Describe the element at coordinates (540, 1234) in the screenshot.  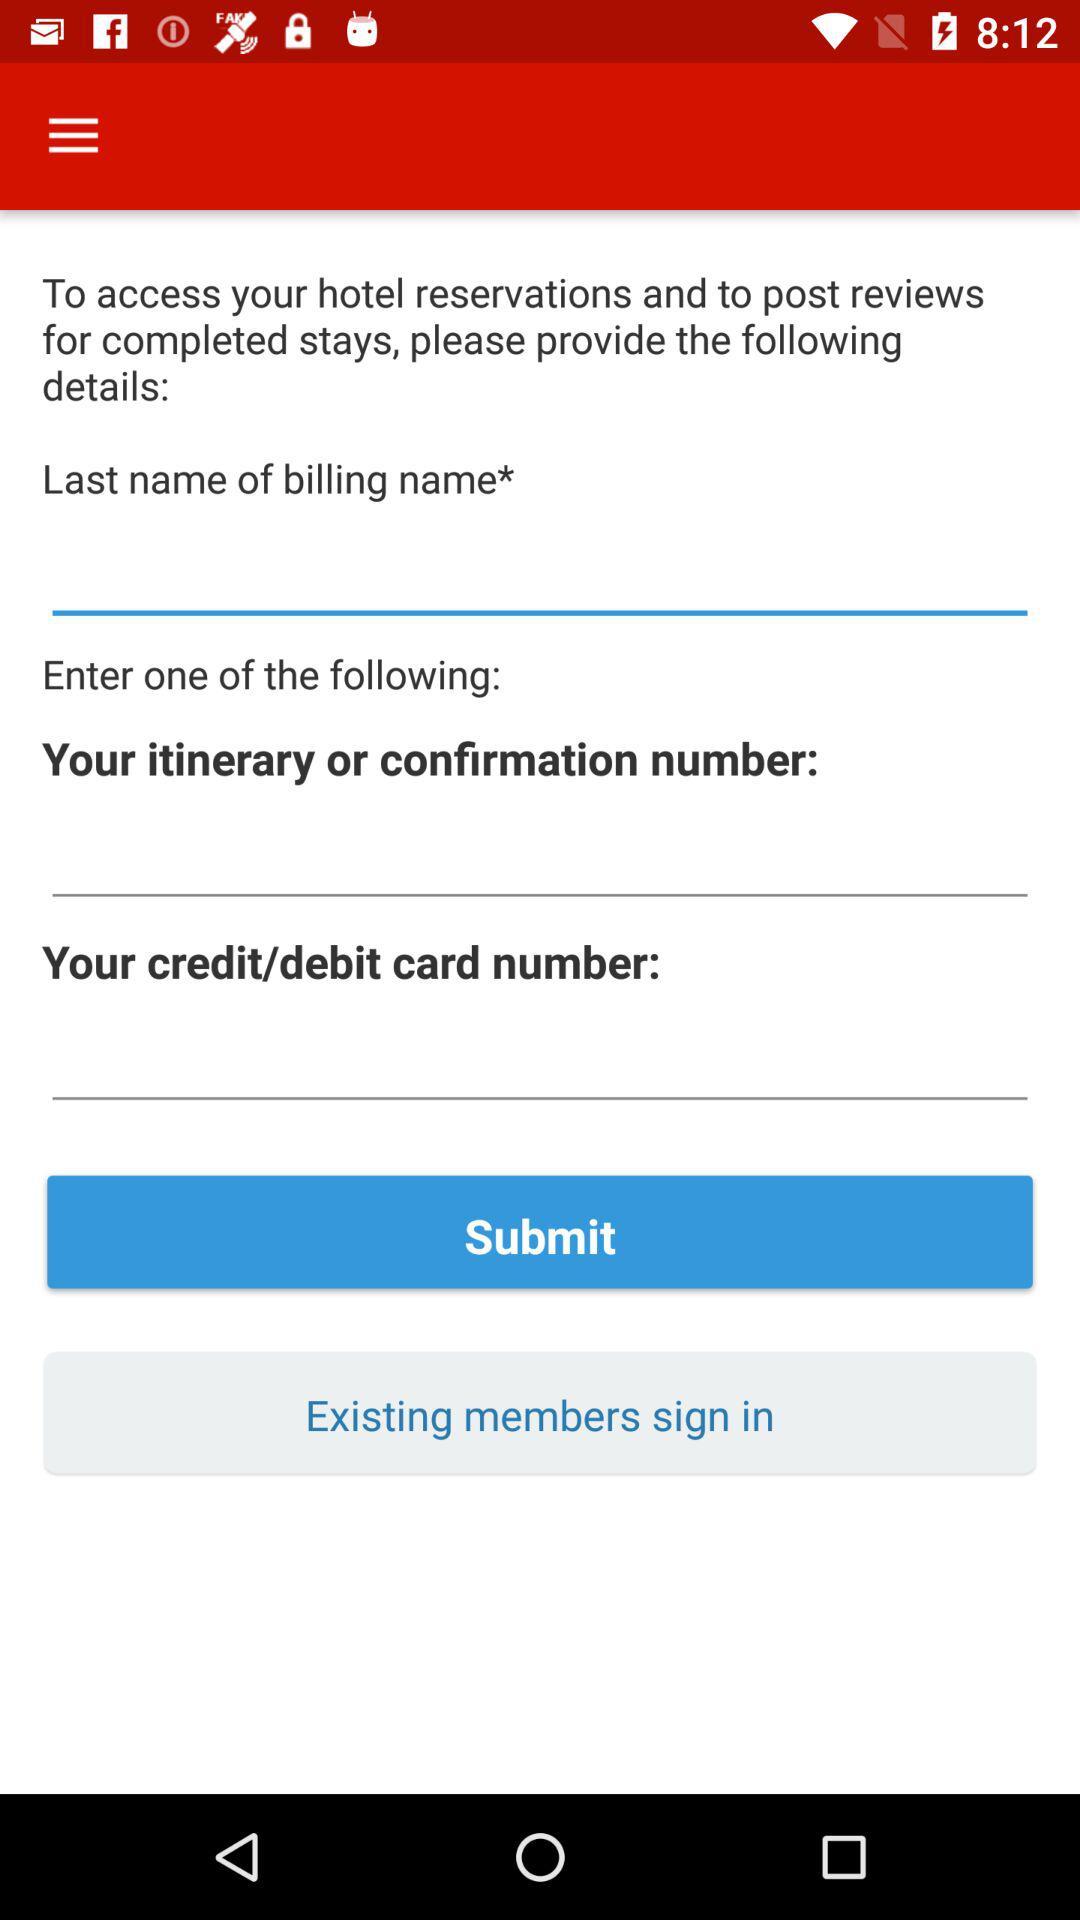
I see `the submit` at that location.